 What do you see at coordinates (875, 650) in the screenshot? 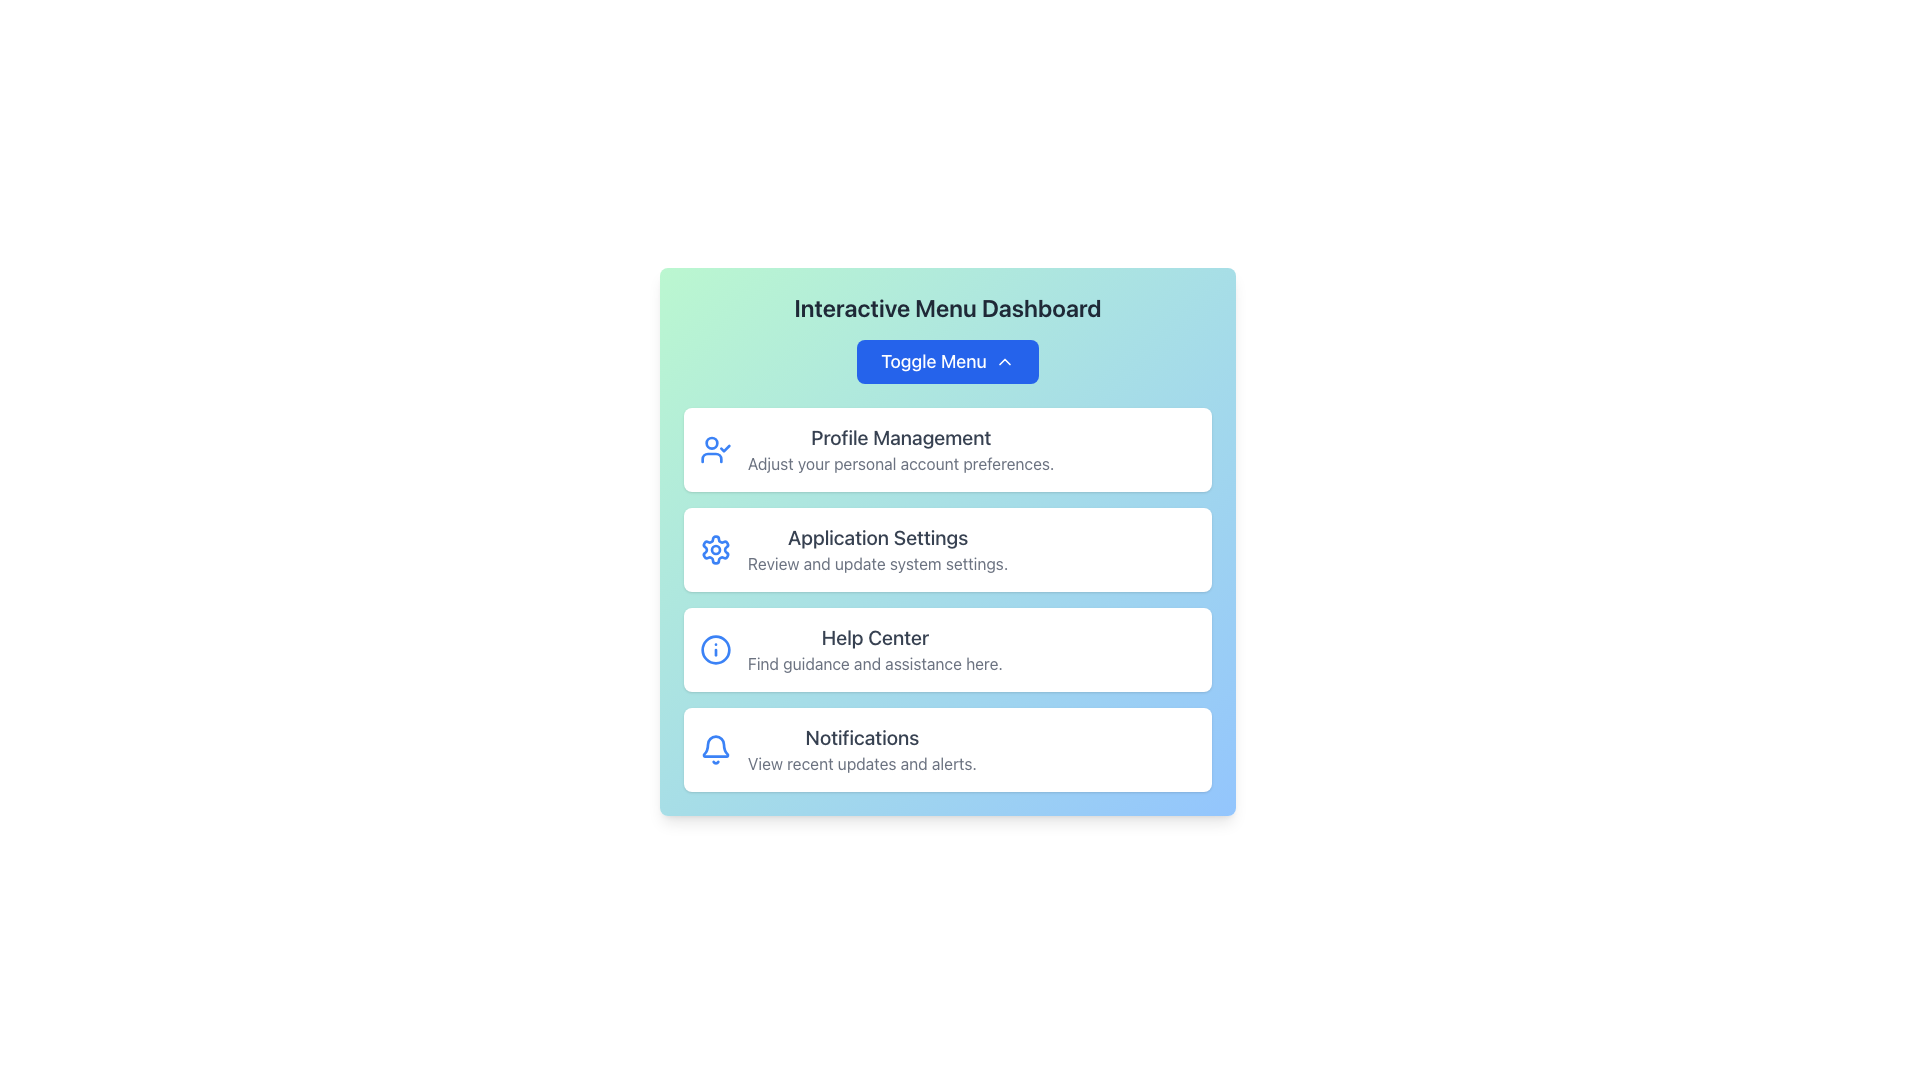
I see `the 'Help Center' text block, which features a bold title and a lighter subtitle, positioned between 'Application Settings' and 'Notifications' in the vertical list of options` at bounding box center [875, 650].